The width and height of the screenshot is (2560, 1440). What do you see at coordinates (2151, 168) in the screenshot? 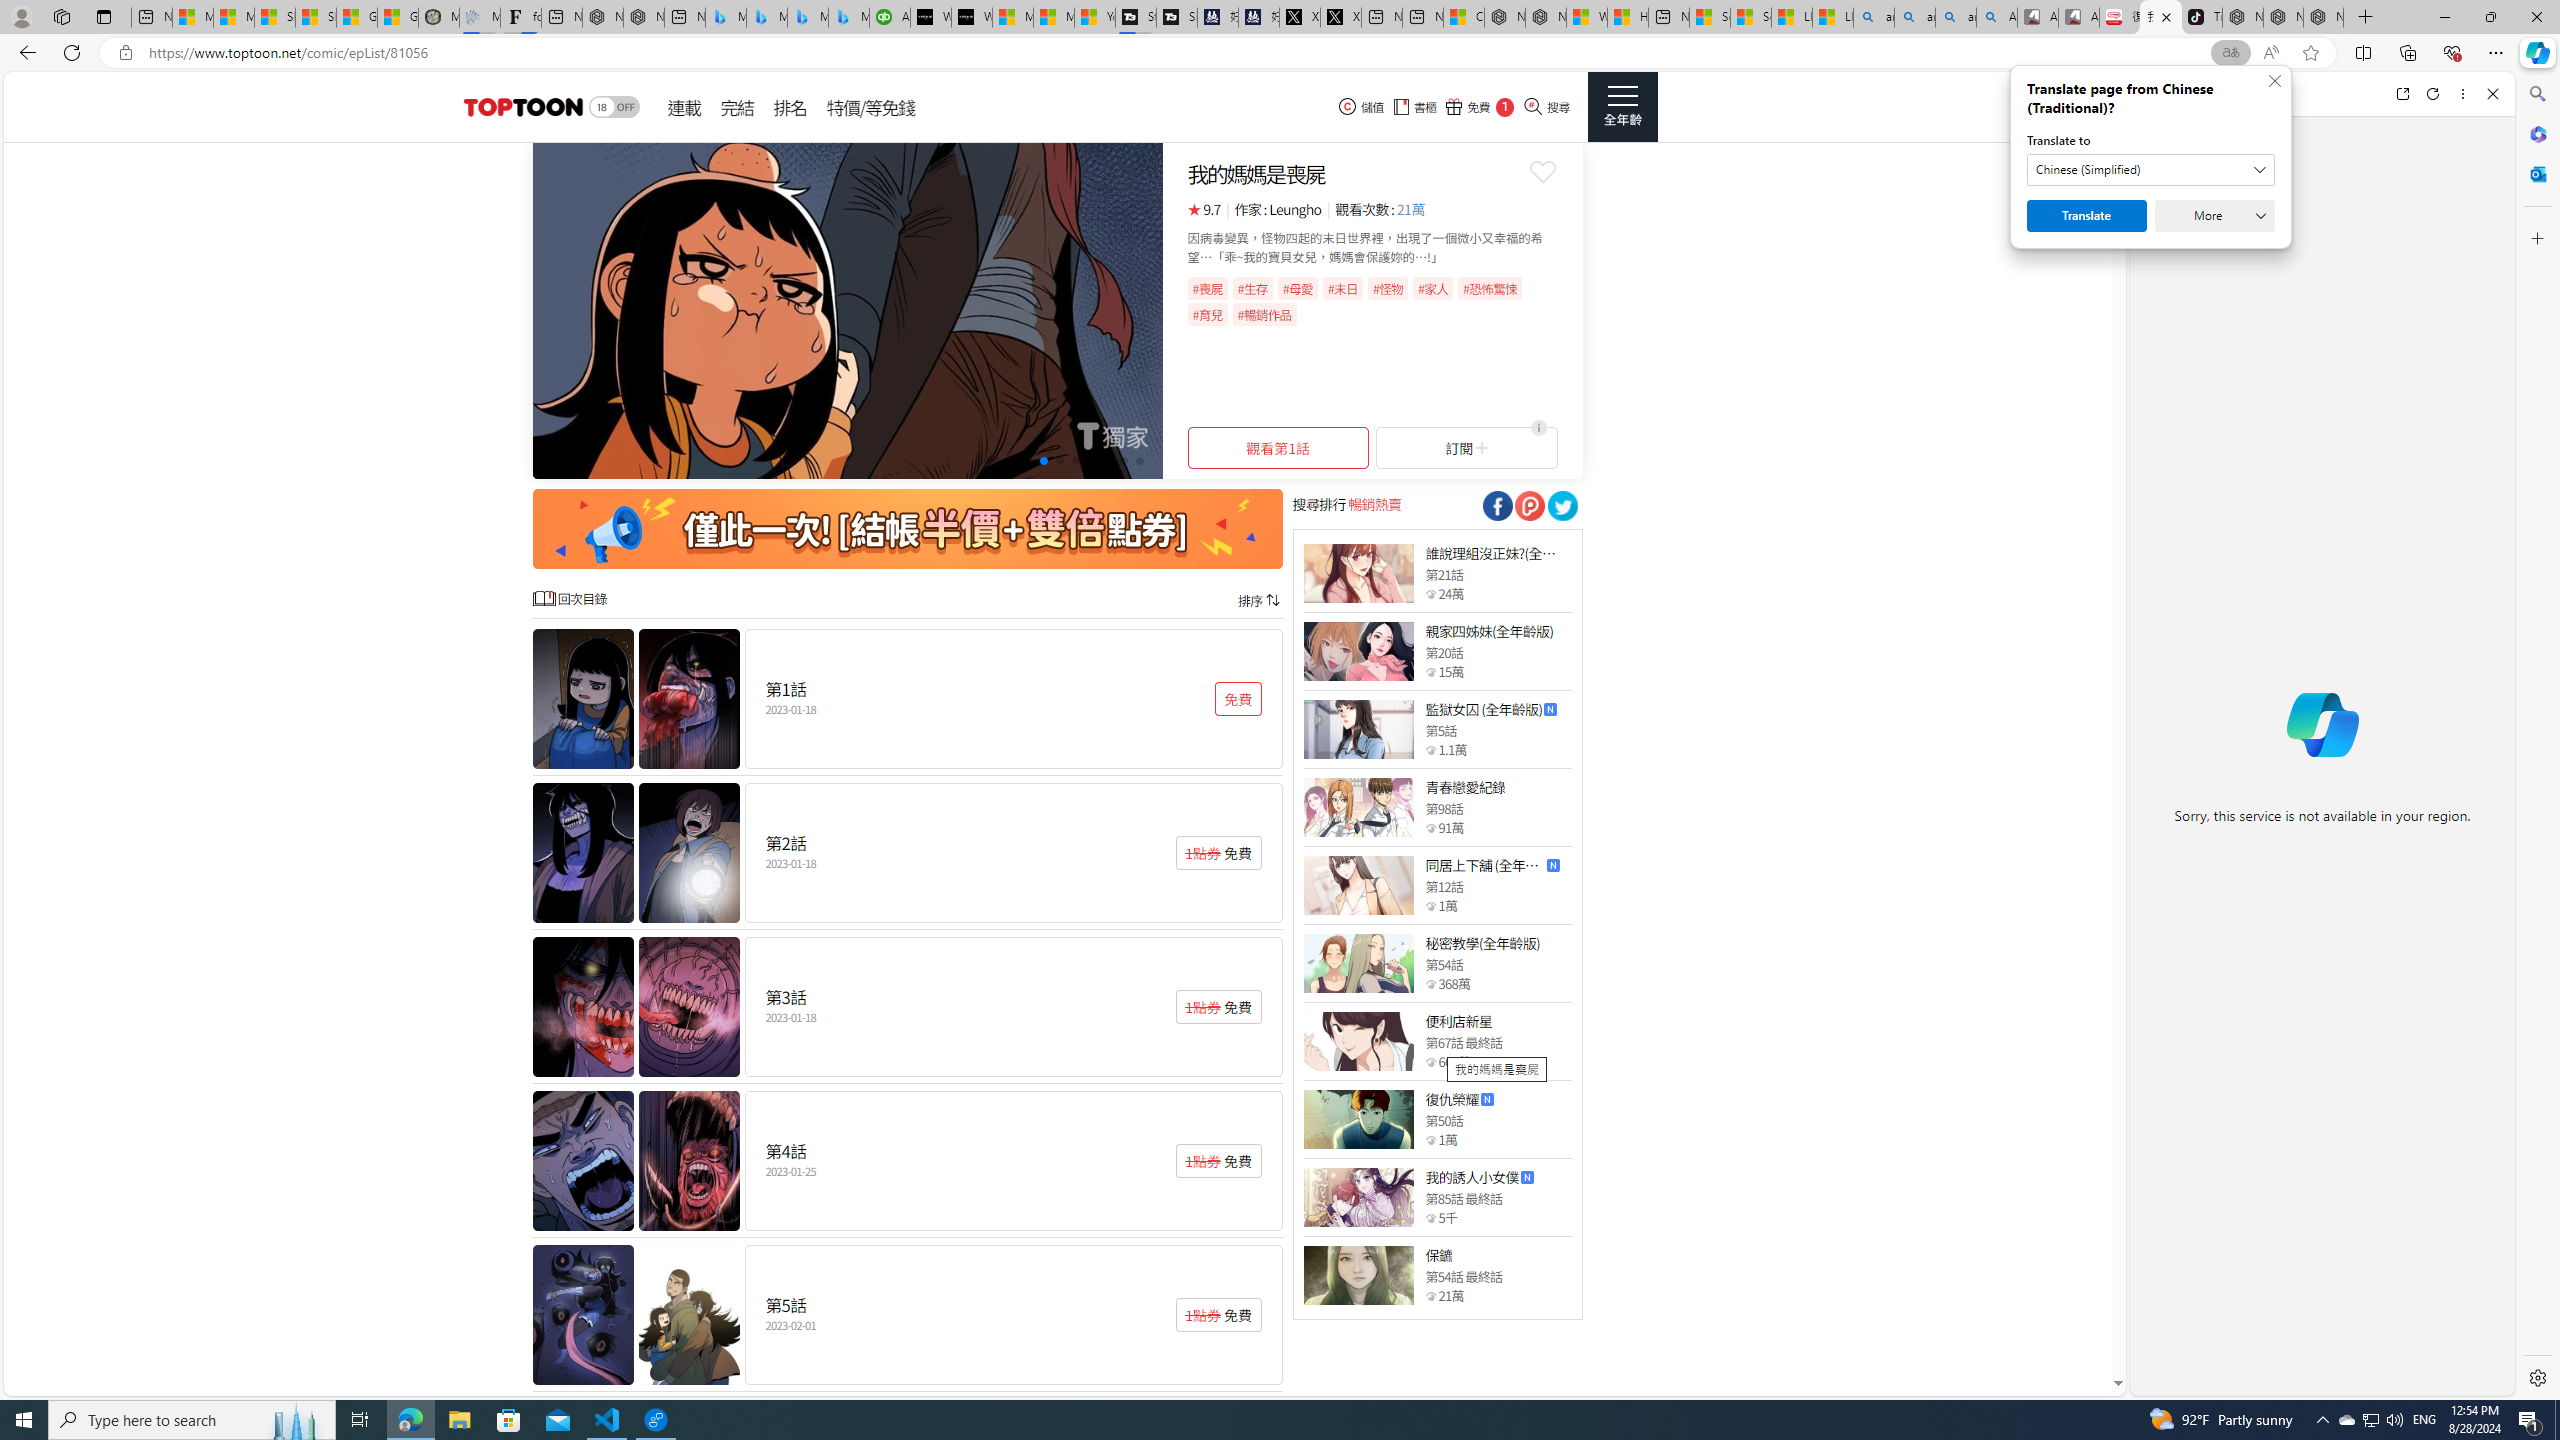
I see `'Translate to'` at bounding box center [2151, 168].